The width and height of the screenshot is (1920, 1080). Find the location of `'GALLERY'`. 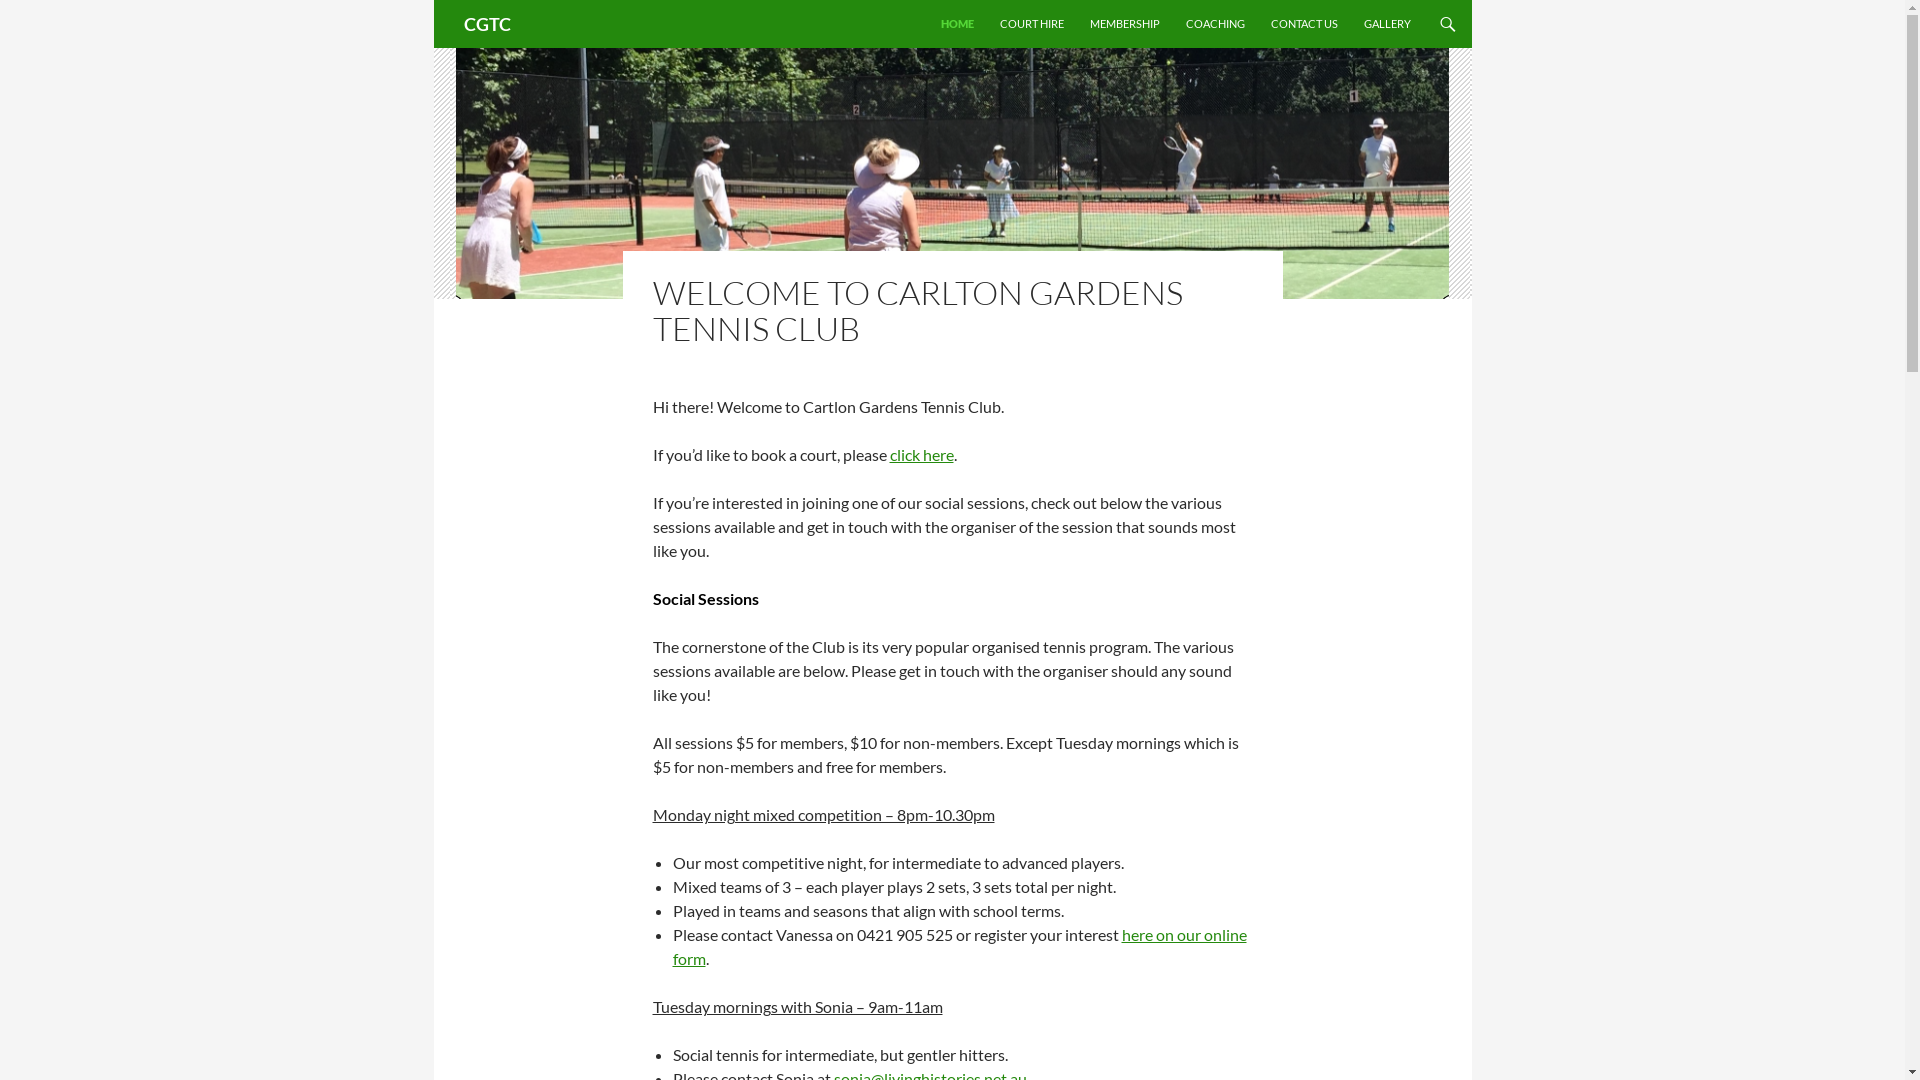

'GALLERY' is located at coordinates (1352, 23).